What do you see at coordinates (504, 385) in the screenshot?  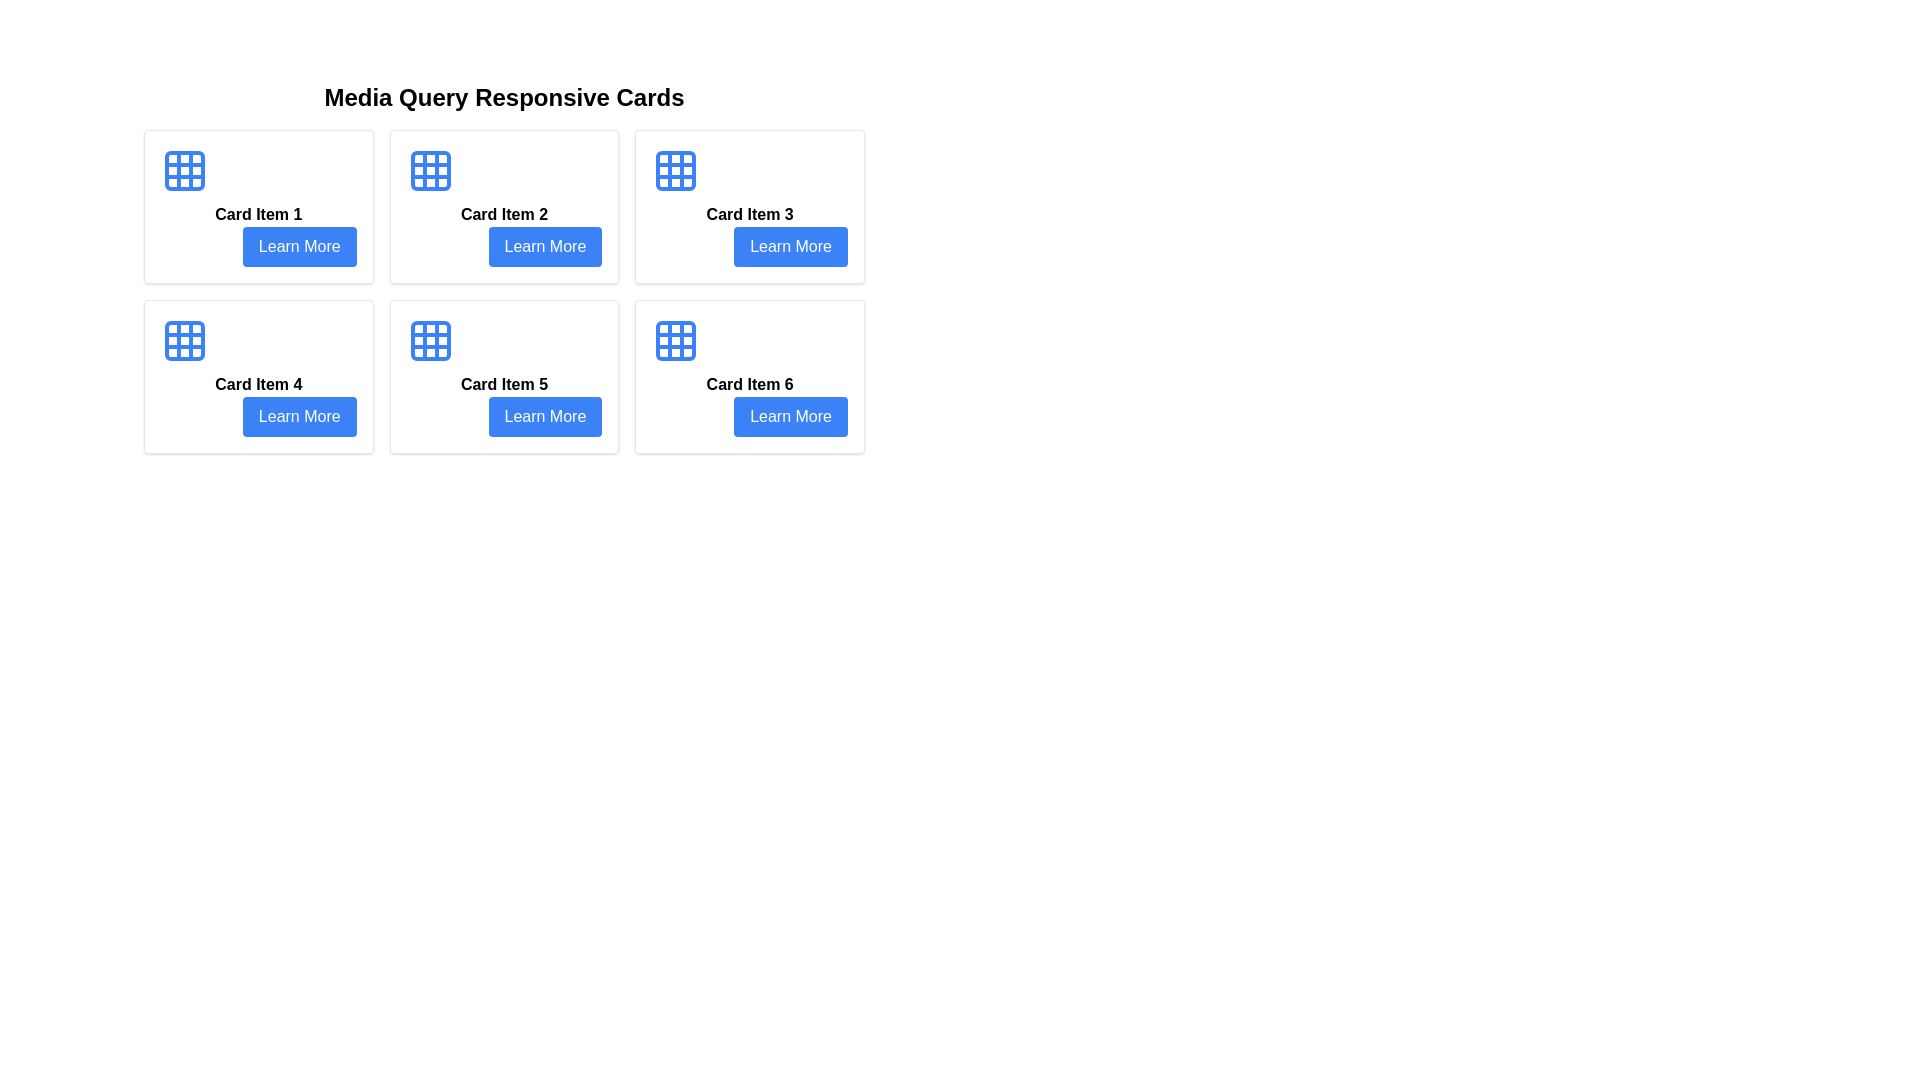 I see `the informational text label that serves as the title for the card located in the second row, second column of the grid layout` at bounding box center [504, 385].